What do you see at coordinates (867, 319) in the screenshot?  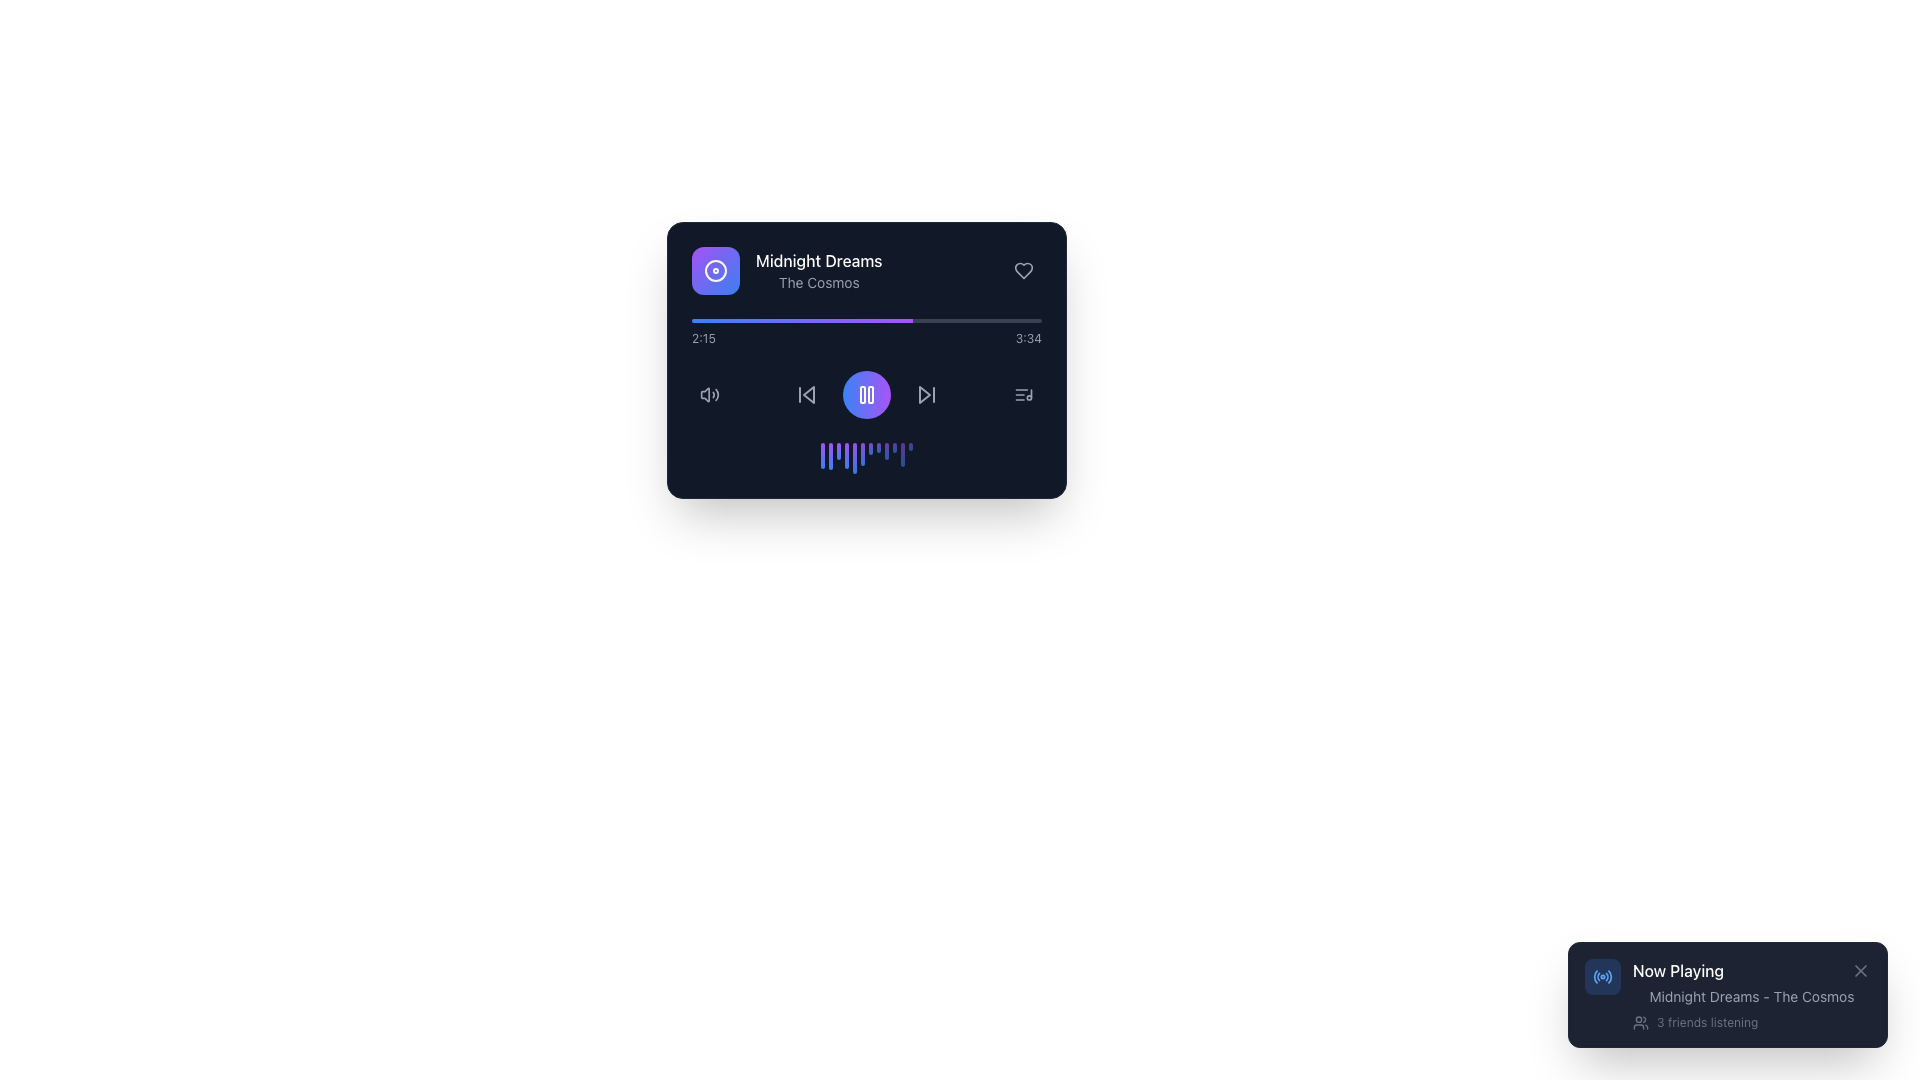 I see `the progress bar that displays the current progress of a playing audio track` at bounding box center [867, 319].